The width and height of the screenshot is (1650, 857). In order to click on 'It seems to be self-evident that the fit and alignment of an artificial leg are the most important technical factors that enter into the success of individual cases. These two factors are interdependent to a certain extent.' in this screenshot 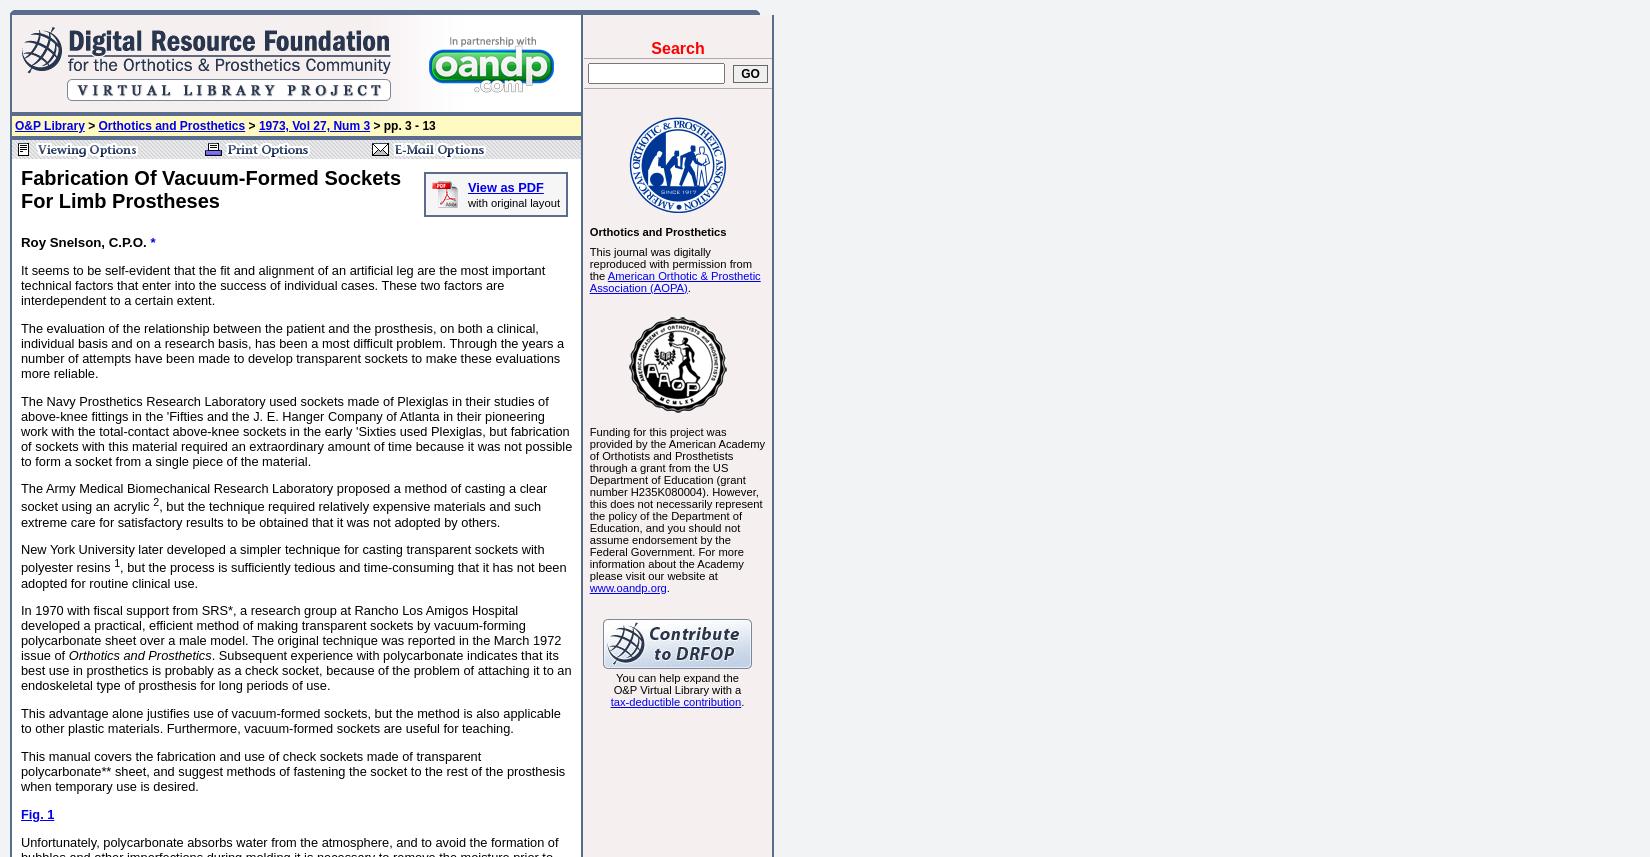, I will do `click(282, 283)`.